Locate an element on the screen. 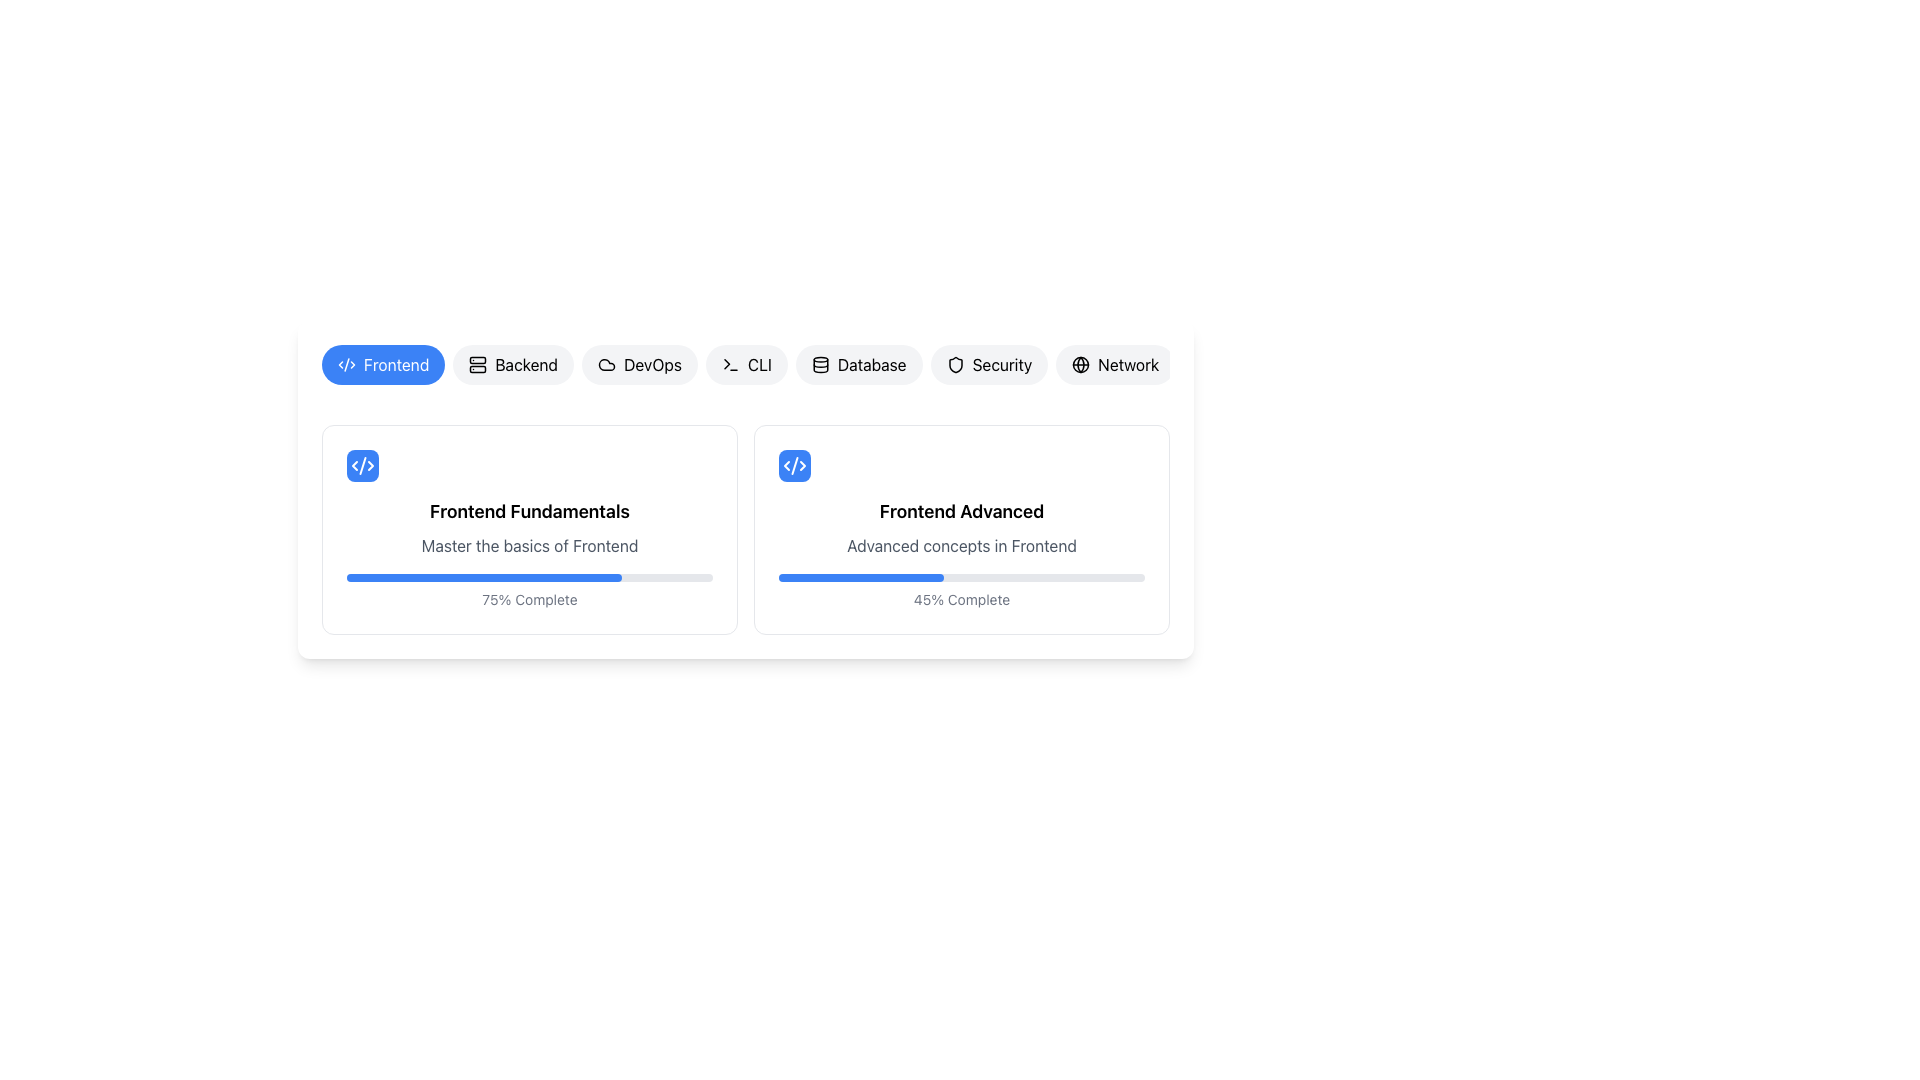  the navigation button for Command Line Interface (CLI) located fourth from the left in a horizontal row of buttons, adjacent to 'DevOps' and 'Database' is located at coordinates (745, 365).